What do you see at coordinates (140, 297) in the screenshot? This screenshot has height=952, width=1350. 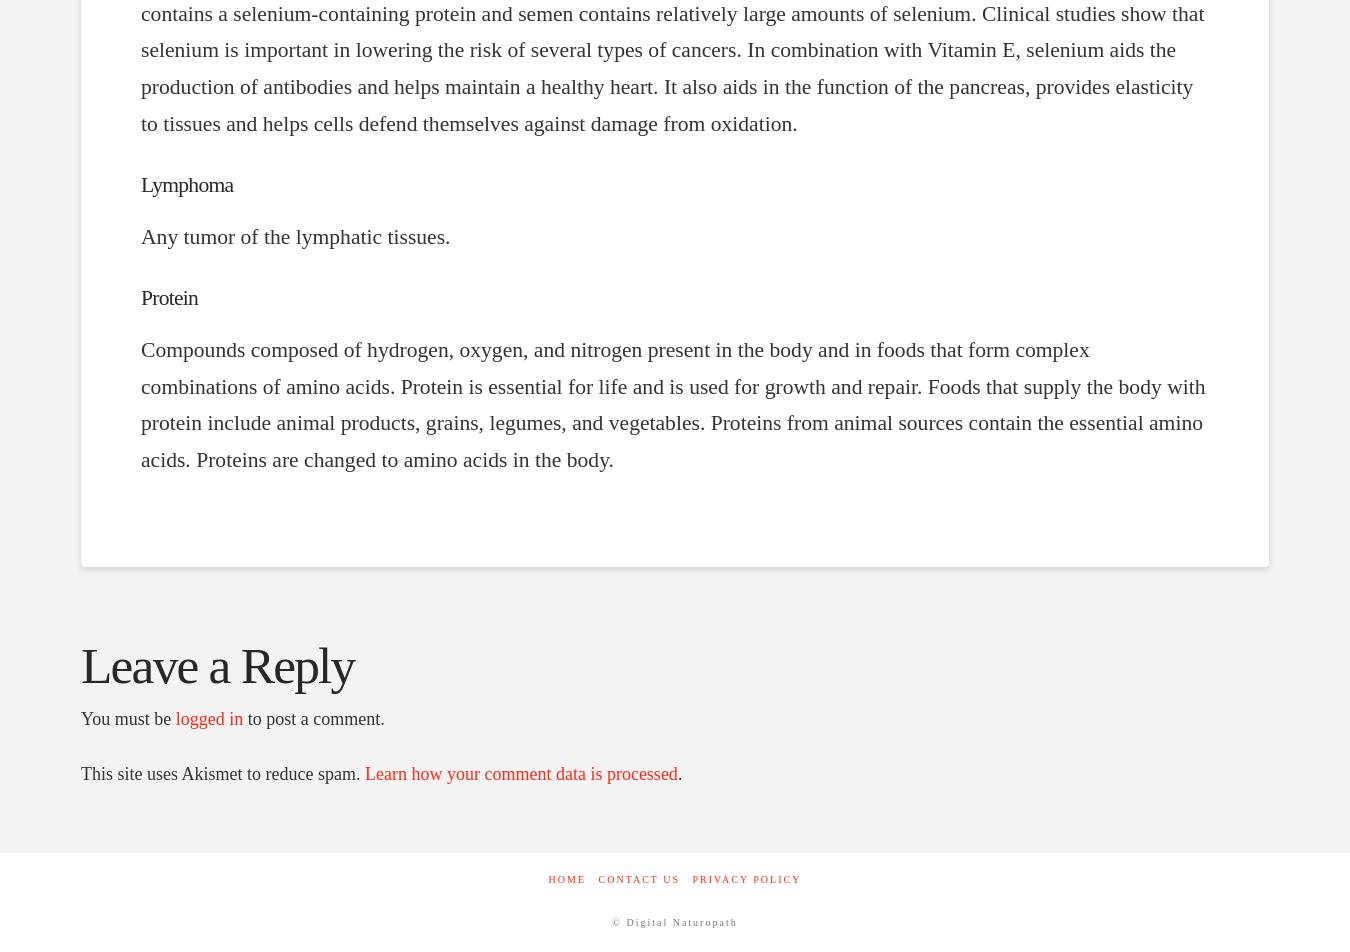 I see `'Protein'` at bounding box center [140, 297].